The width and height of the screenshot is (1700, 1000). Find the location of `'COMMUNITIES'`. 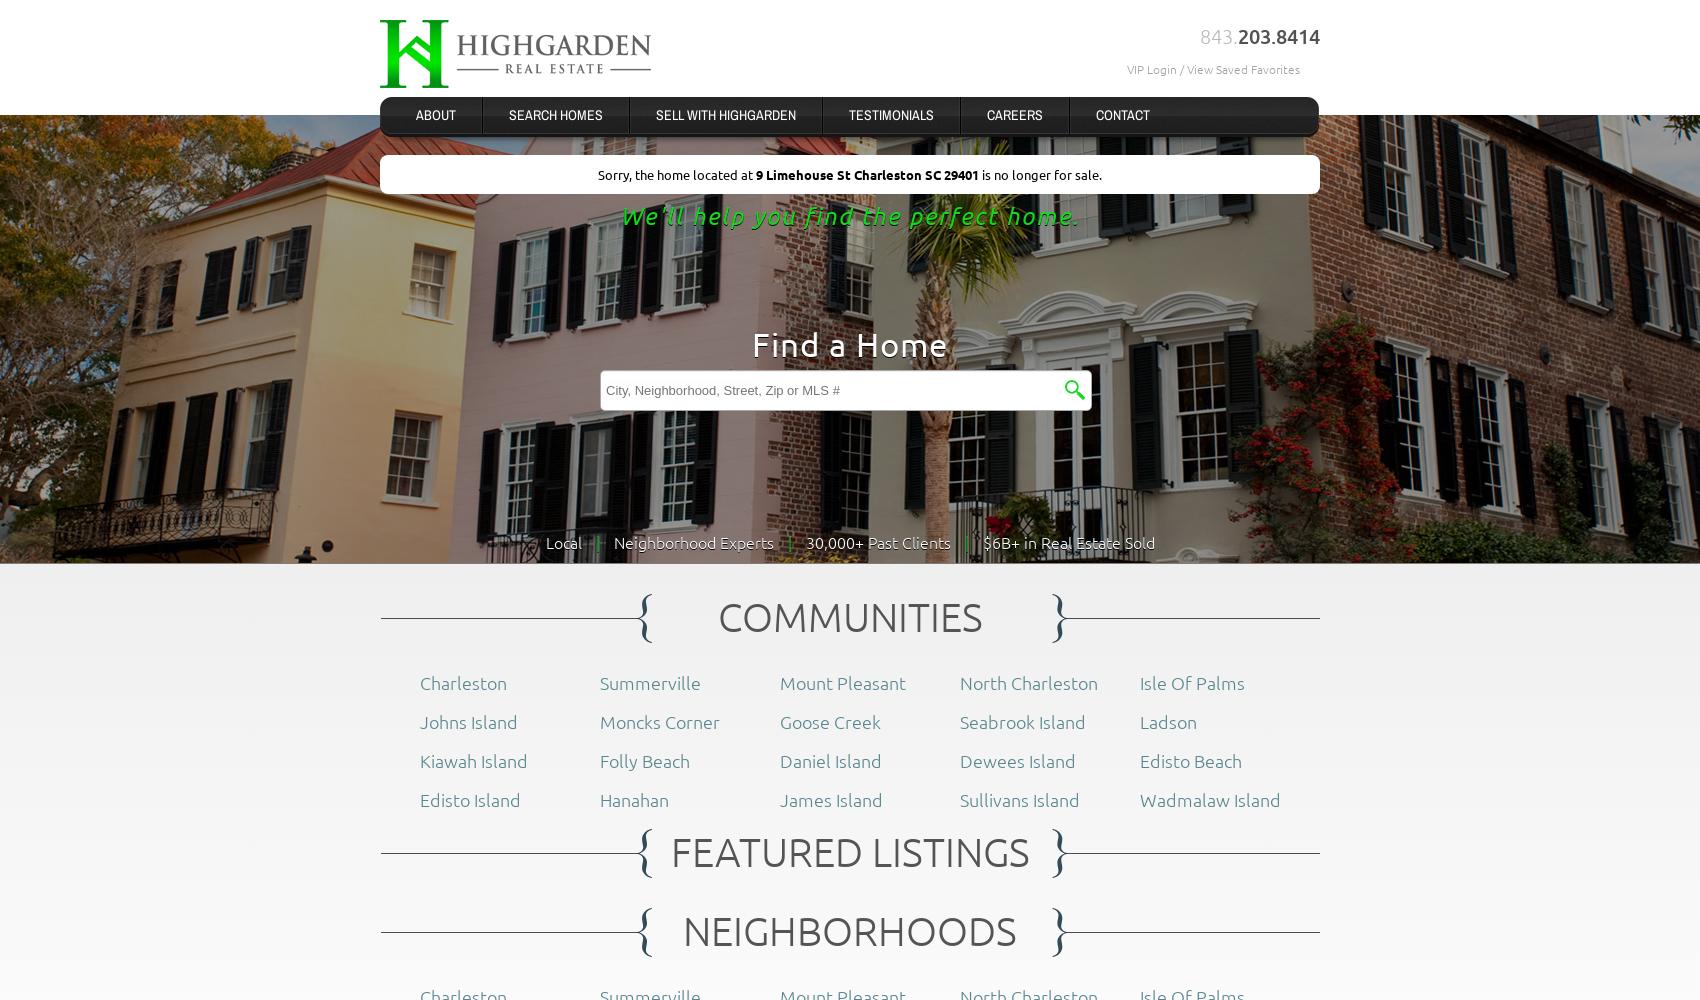

'COMMUNITIES' is located at coordinates (848, 616).